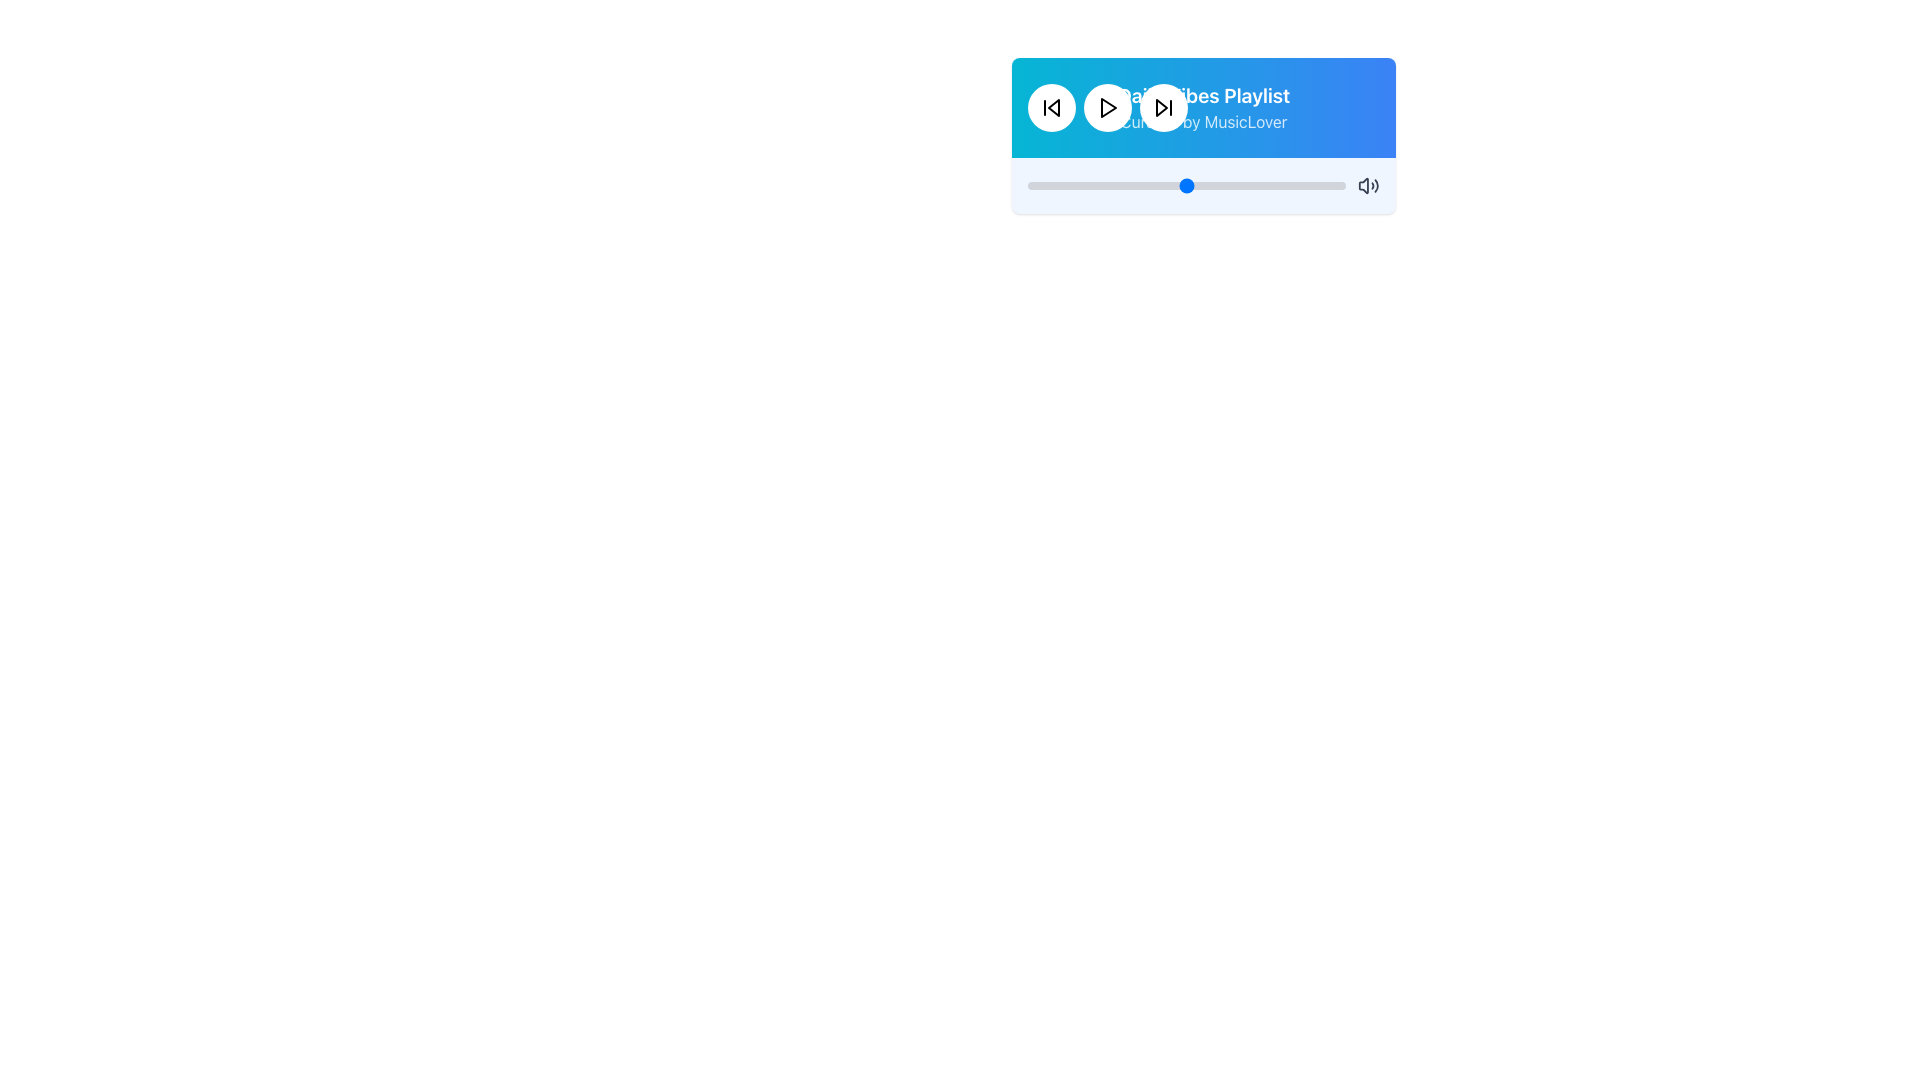  What do you see at coordinates (1112, 181) in the screenshot?
I see `the slider's value` at bounding box center [1112, 181].